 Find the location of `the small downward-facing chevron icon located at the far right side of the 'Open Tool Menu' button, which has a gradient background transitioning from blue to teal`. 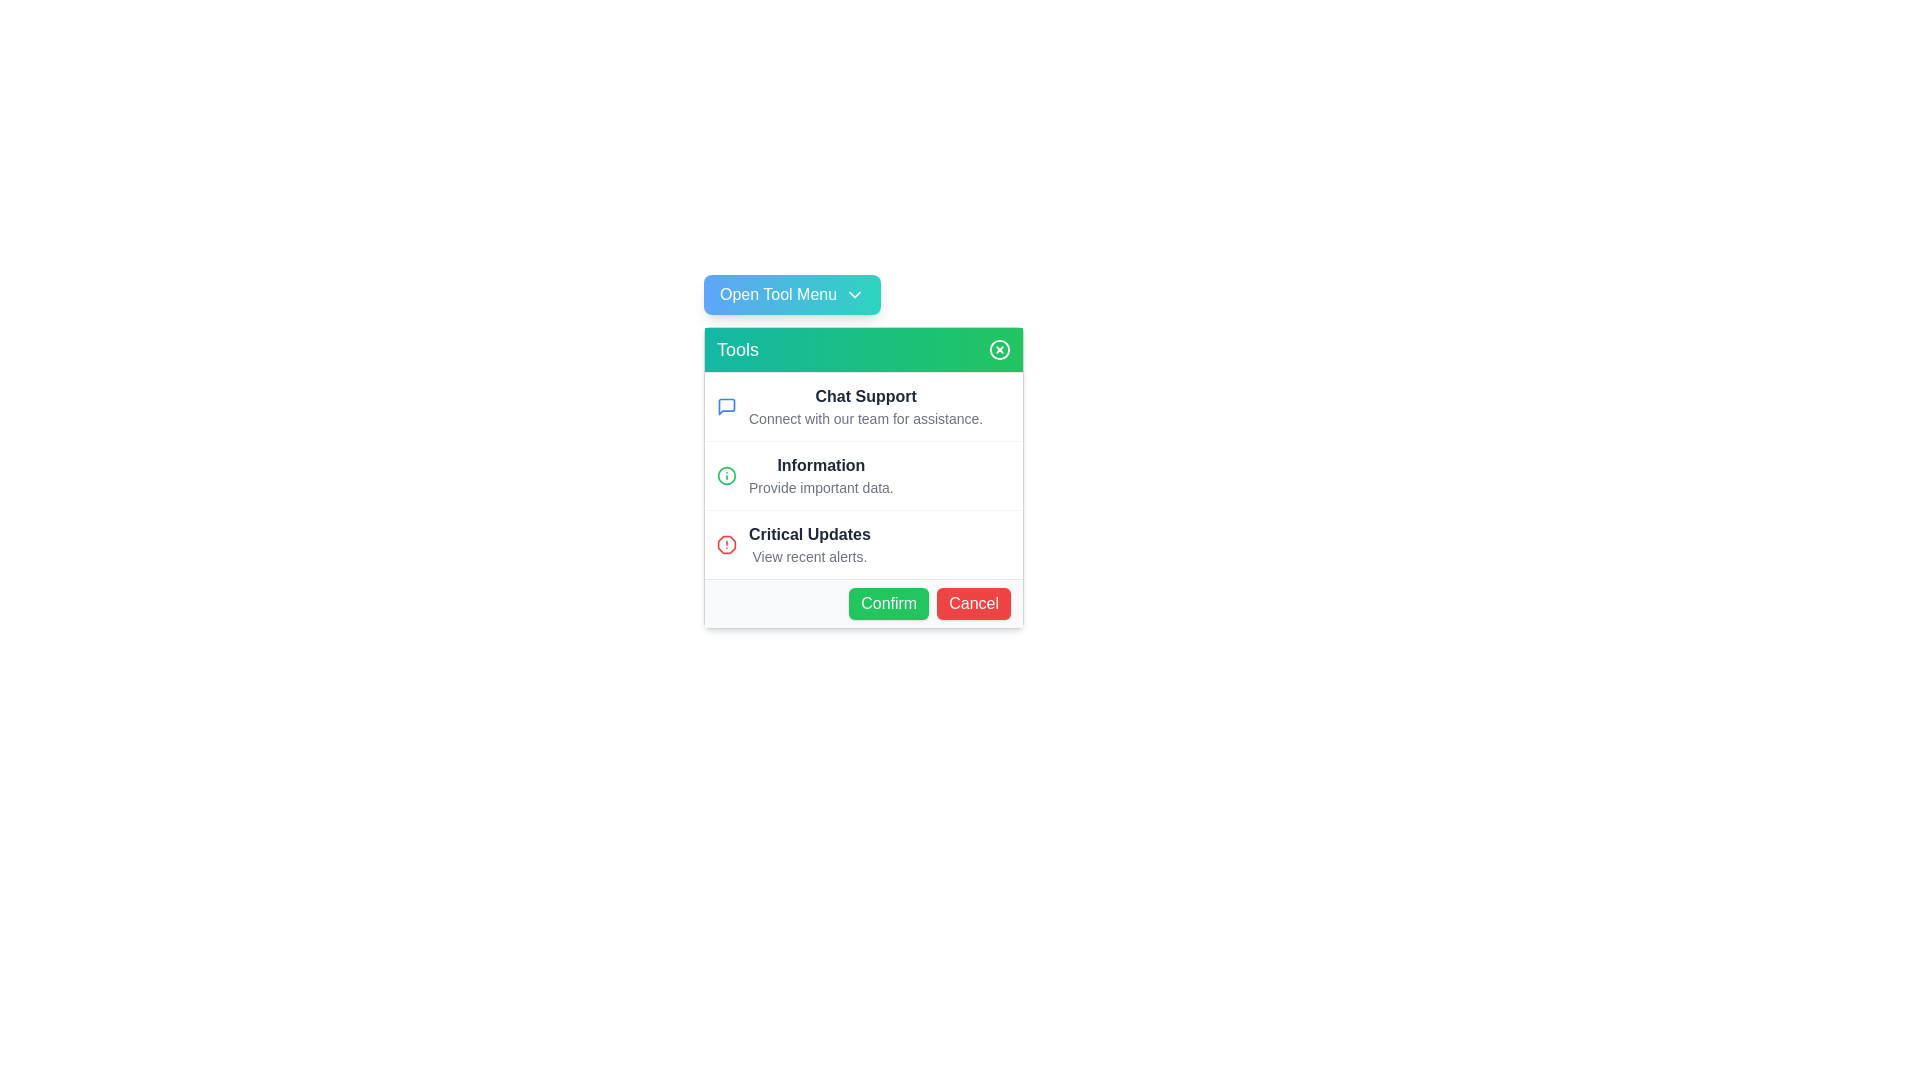

the small downward-facing chevron icon located at the far right side of the 'Open Tool Menu' button, which has a gradient background transitioning from blue to teal is located at coordinates (855, 294).